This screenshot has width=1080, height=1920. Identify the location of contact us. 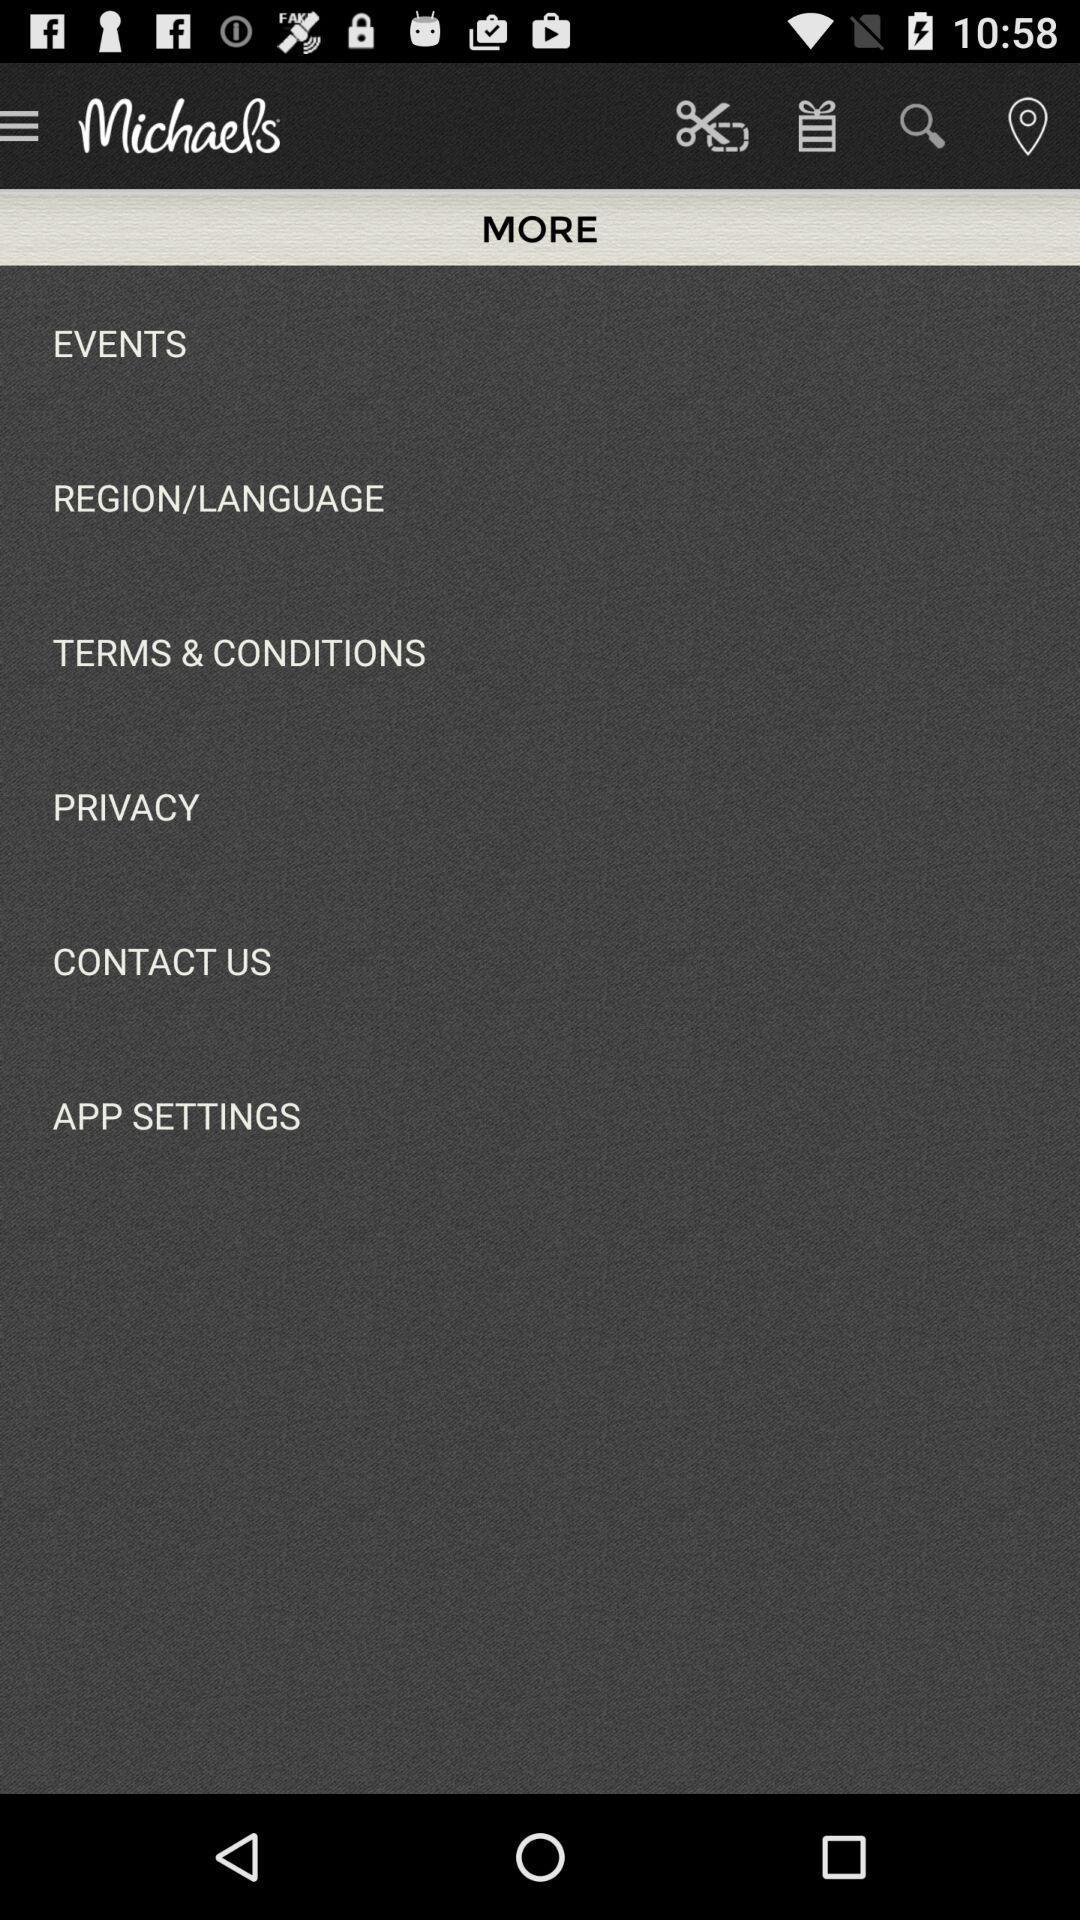
(161, 960).